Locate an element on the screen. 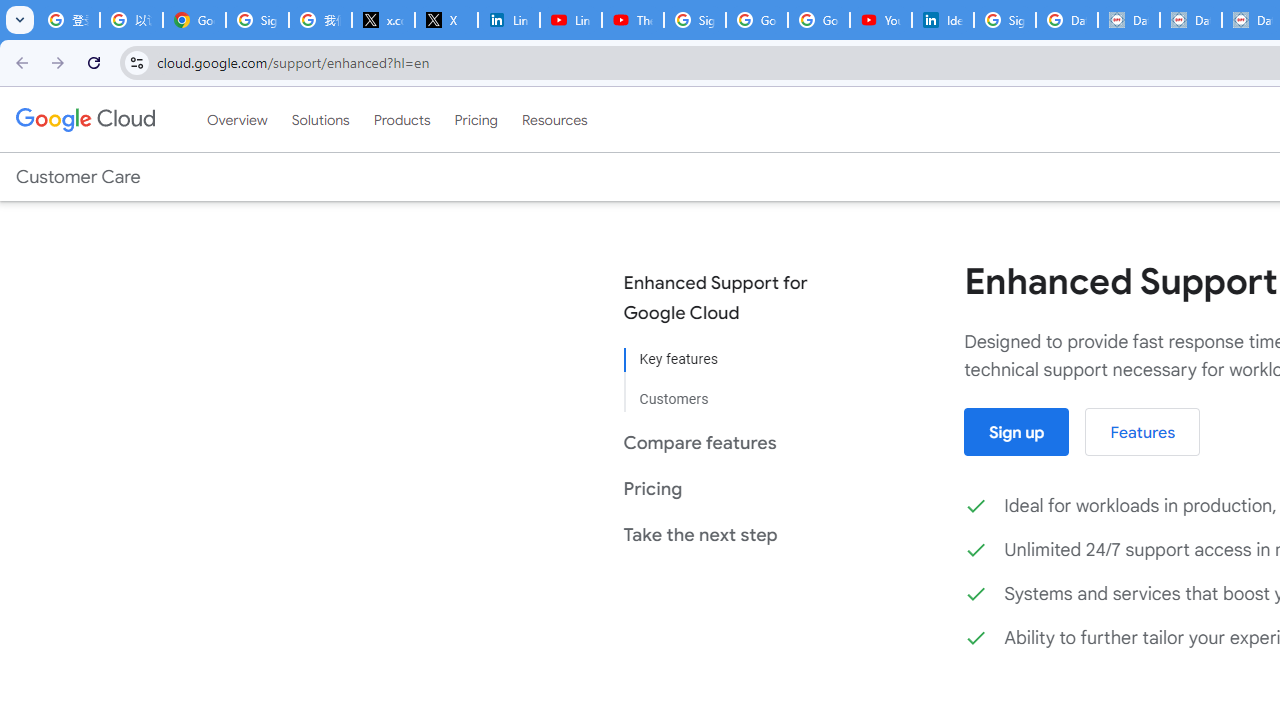 The width and height of the screenshot is (1280, 720). 'Data Privacy Framework' is located at coordinates (1128, 20).